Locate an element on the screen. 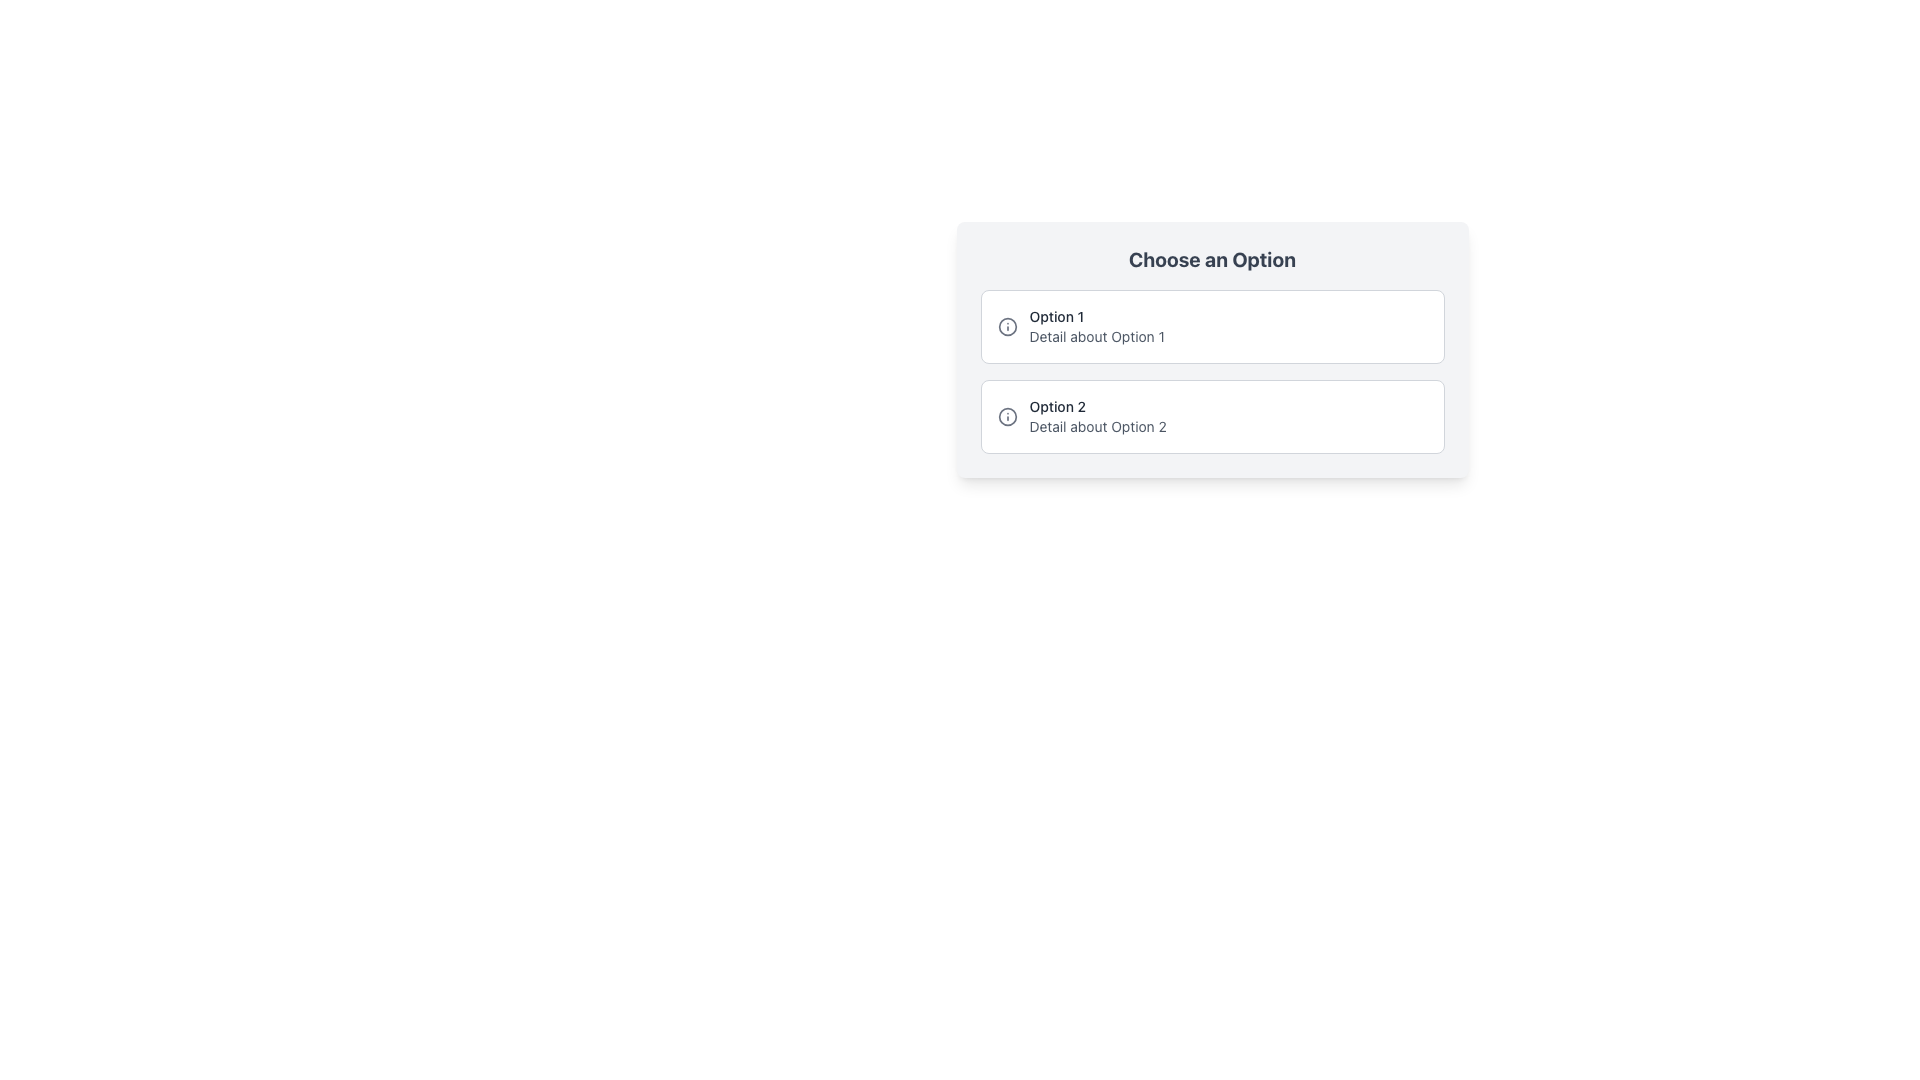 Image resolution: width=1920 pixels, height=1080 pixels. the first Interactive List Item labeled 'Option 1' is located at coordinates (1211, 326).